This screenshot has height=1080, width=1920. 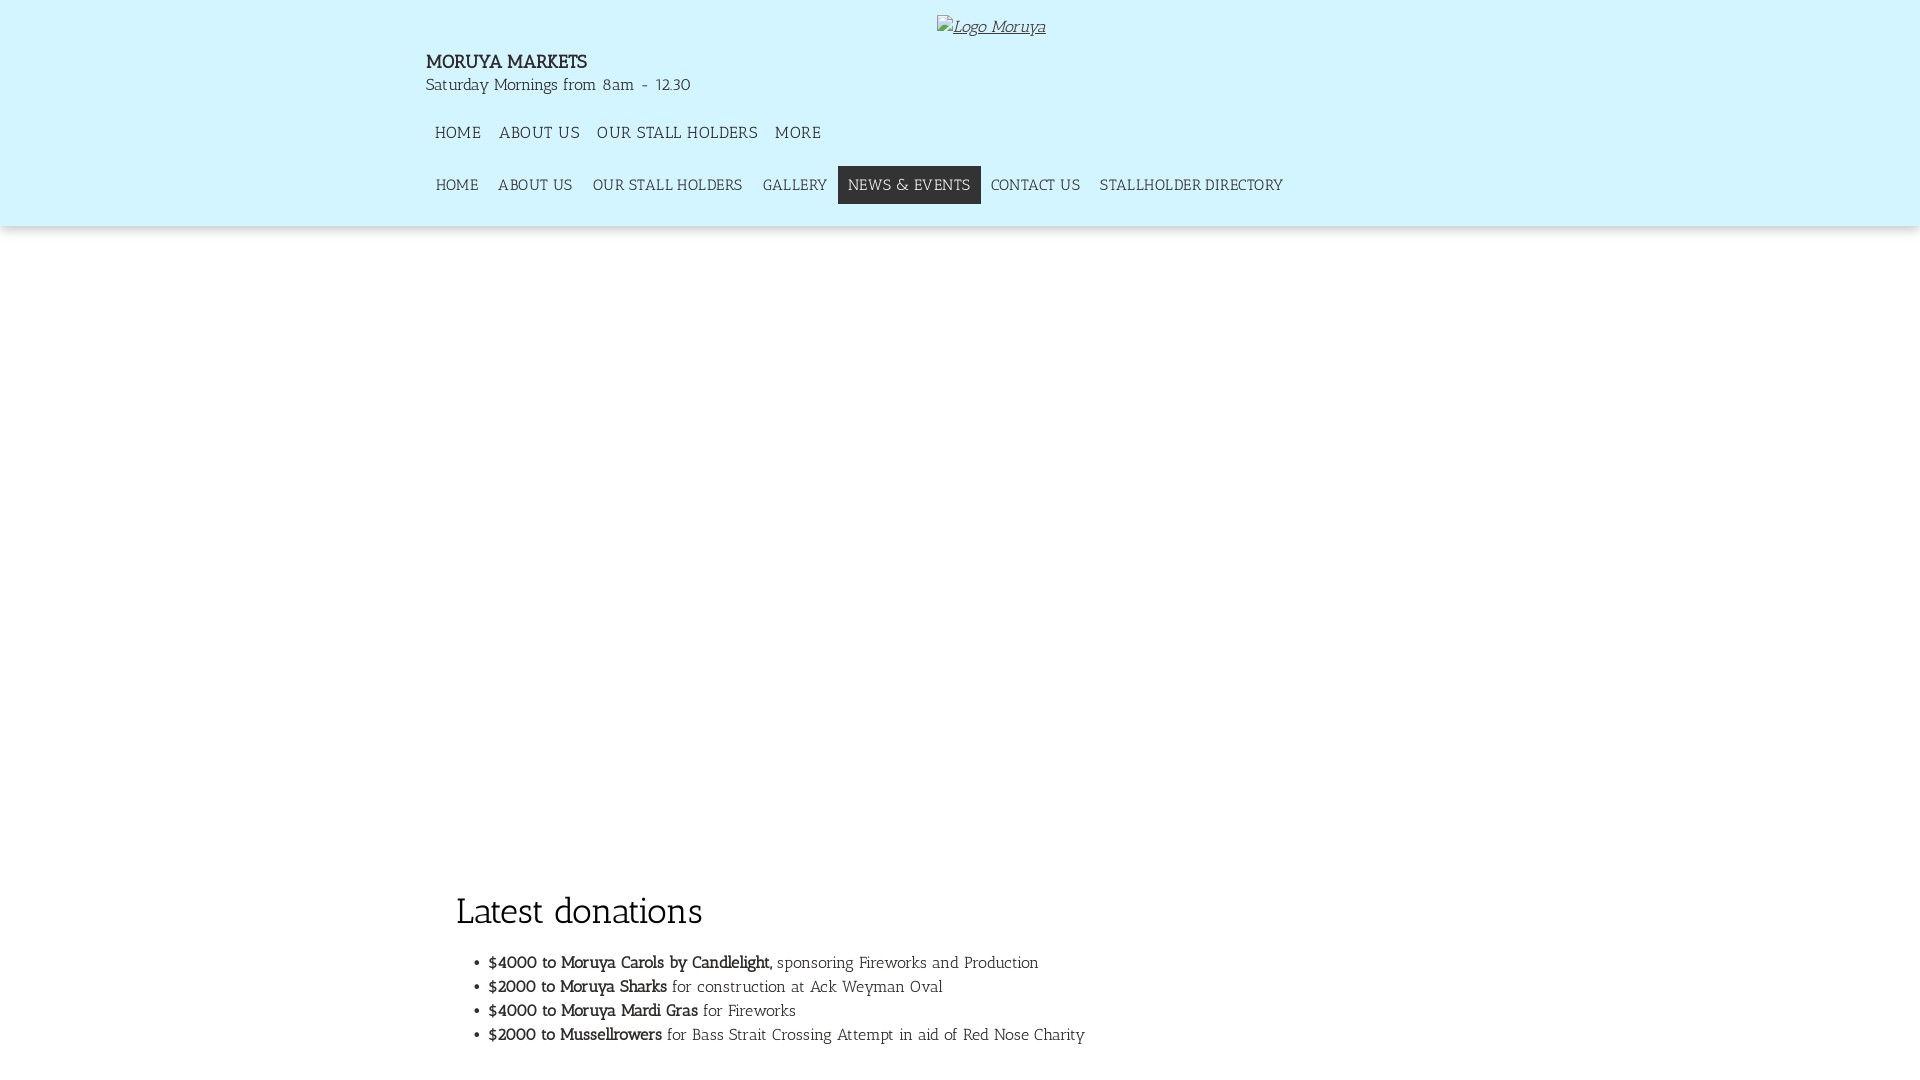 What do you see at coordinates (457, 132) in the screenshot?
I see `'HOME'` at bounding box center [457, 132].